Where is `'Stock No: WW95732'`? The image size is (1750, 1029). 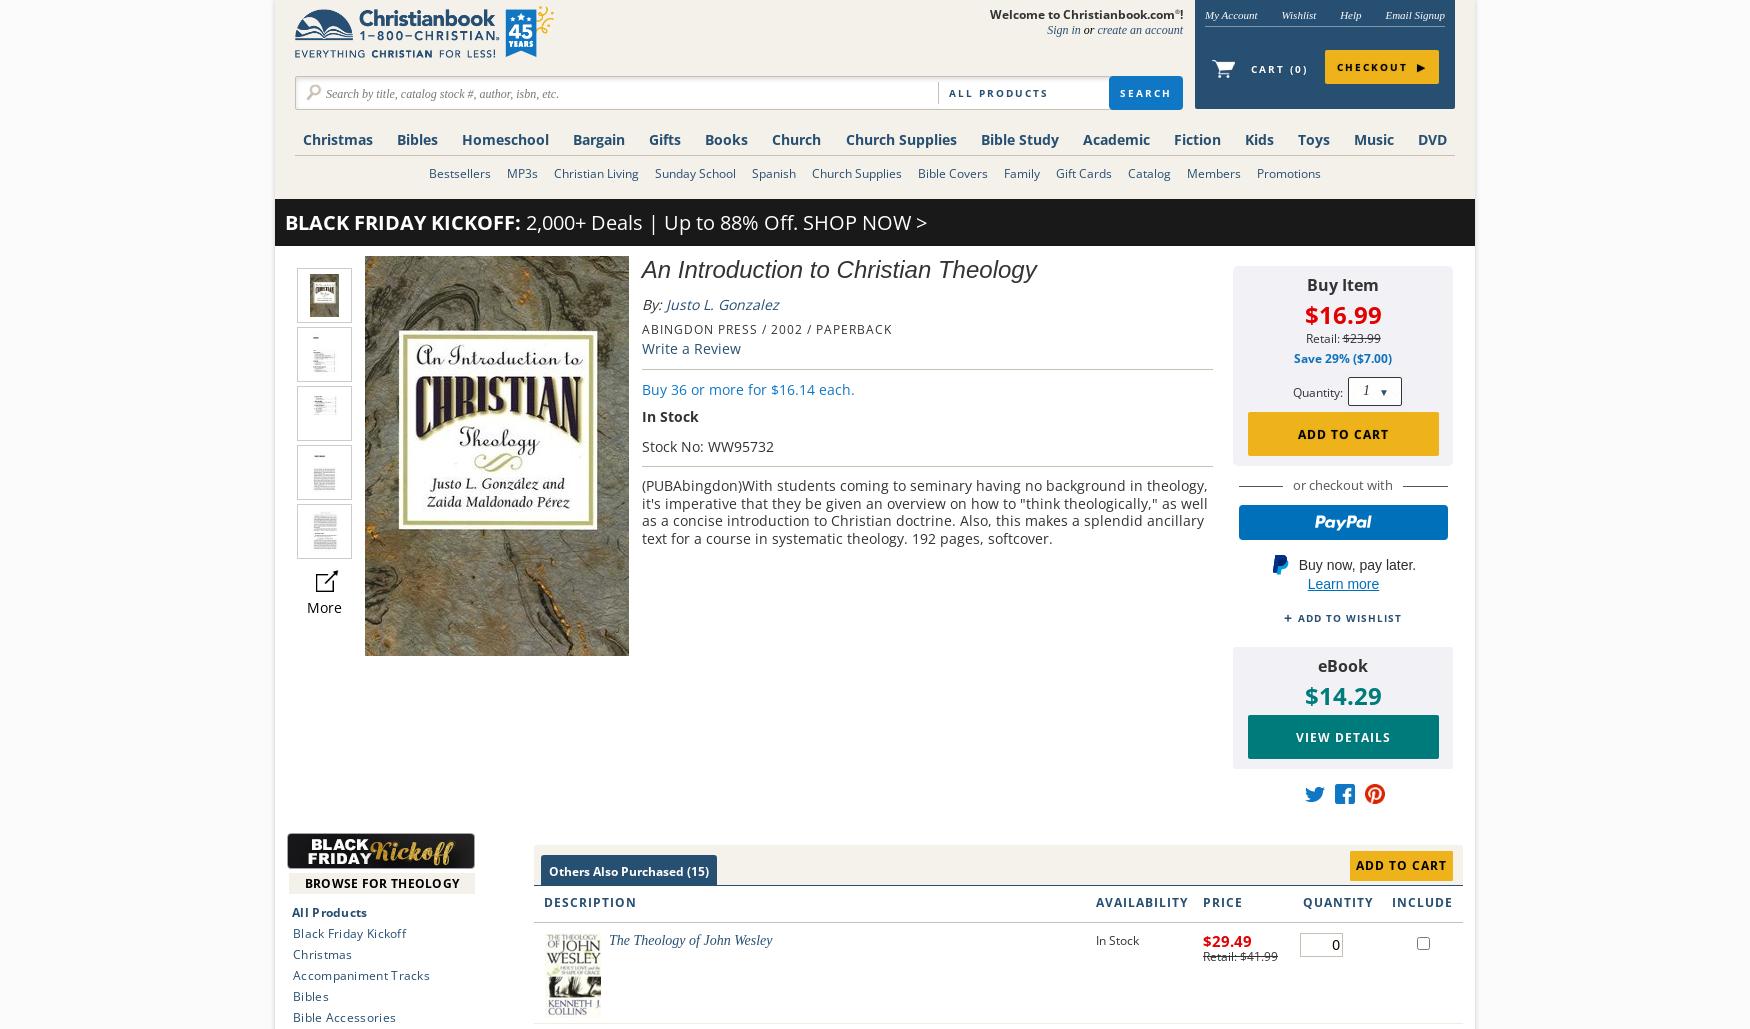
'Stock No: WW95732' is located at coordinates (707, 445).